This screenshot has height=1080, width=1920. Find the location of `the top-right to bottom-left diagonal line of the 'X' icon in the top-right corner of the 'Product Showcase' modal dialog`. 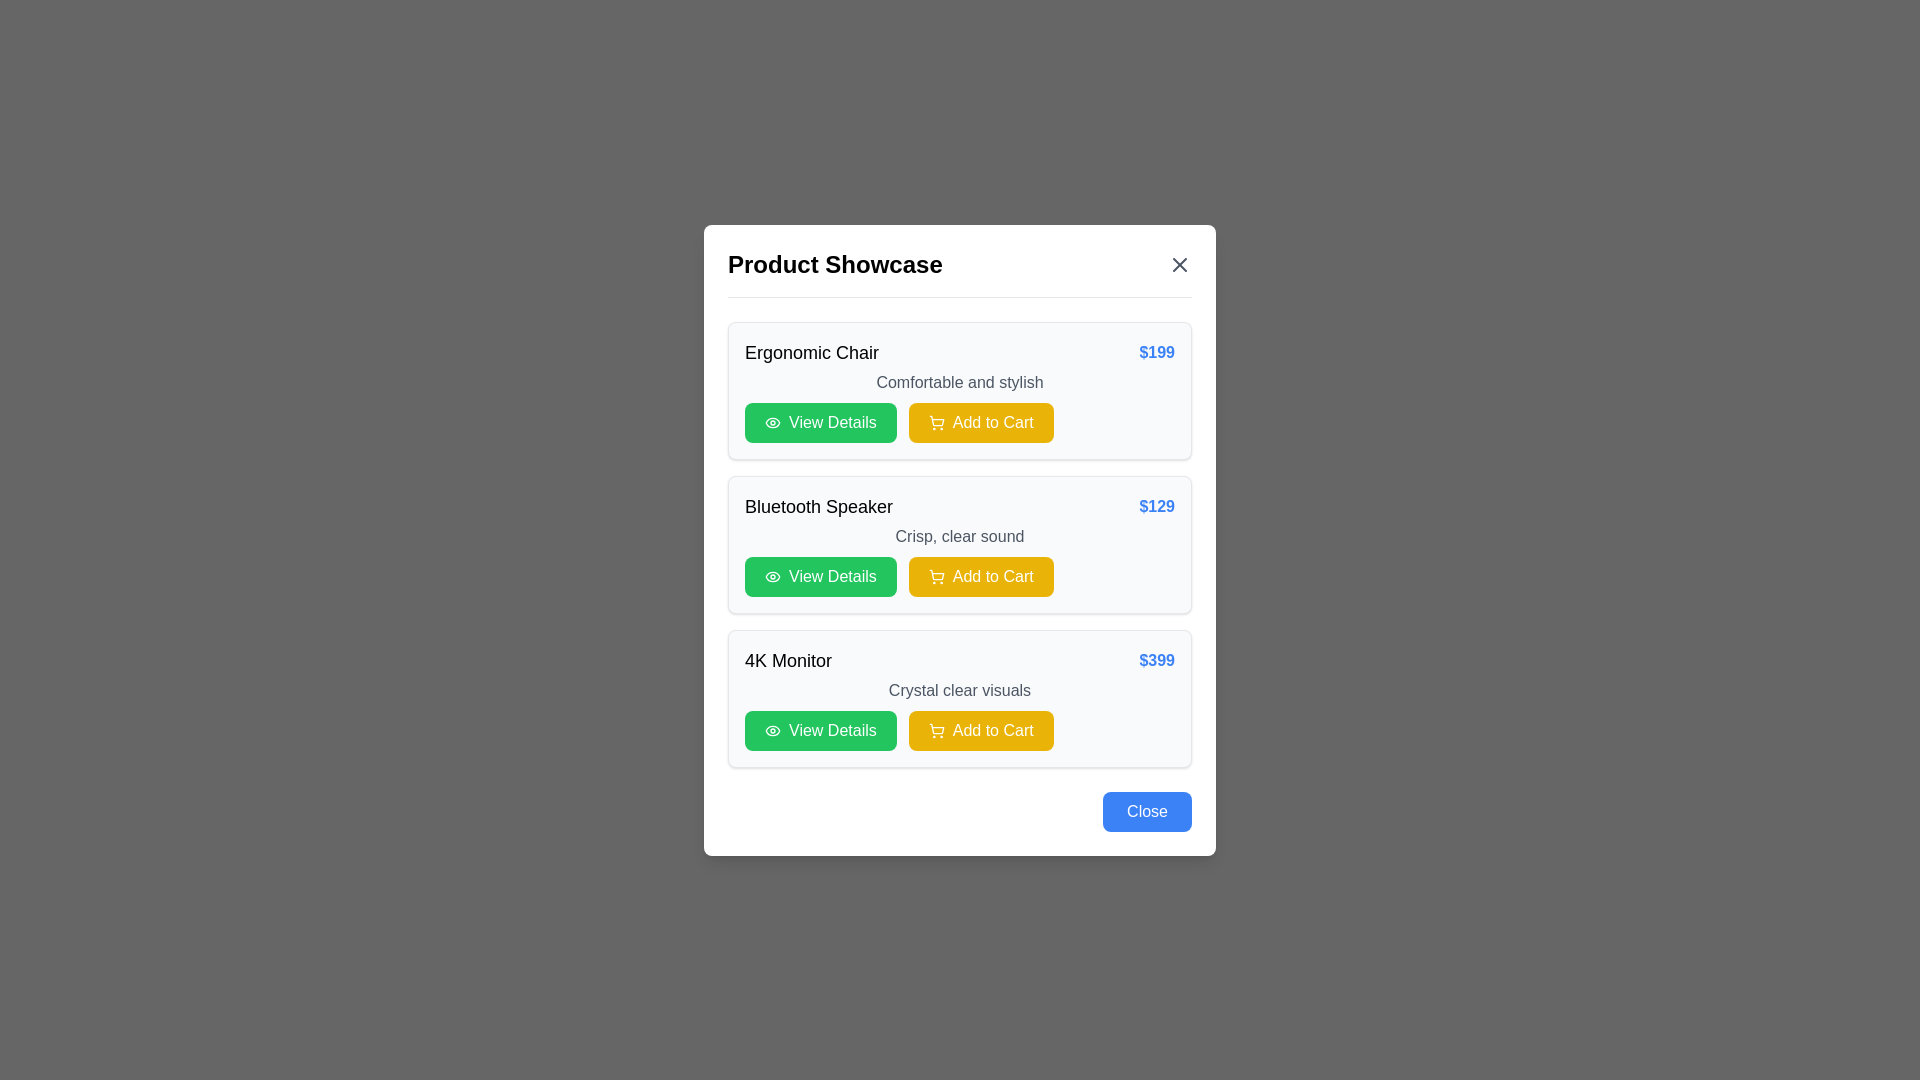

the top-right to bottom-left diagonal line of the 'X' icon in the top-right corner of the 'Product Showcase' modal dialog is located at coordinates (1180, 263).